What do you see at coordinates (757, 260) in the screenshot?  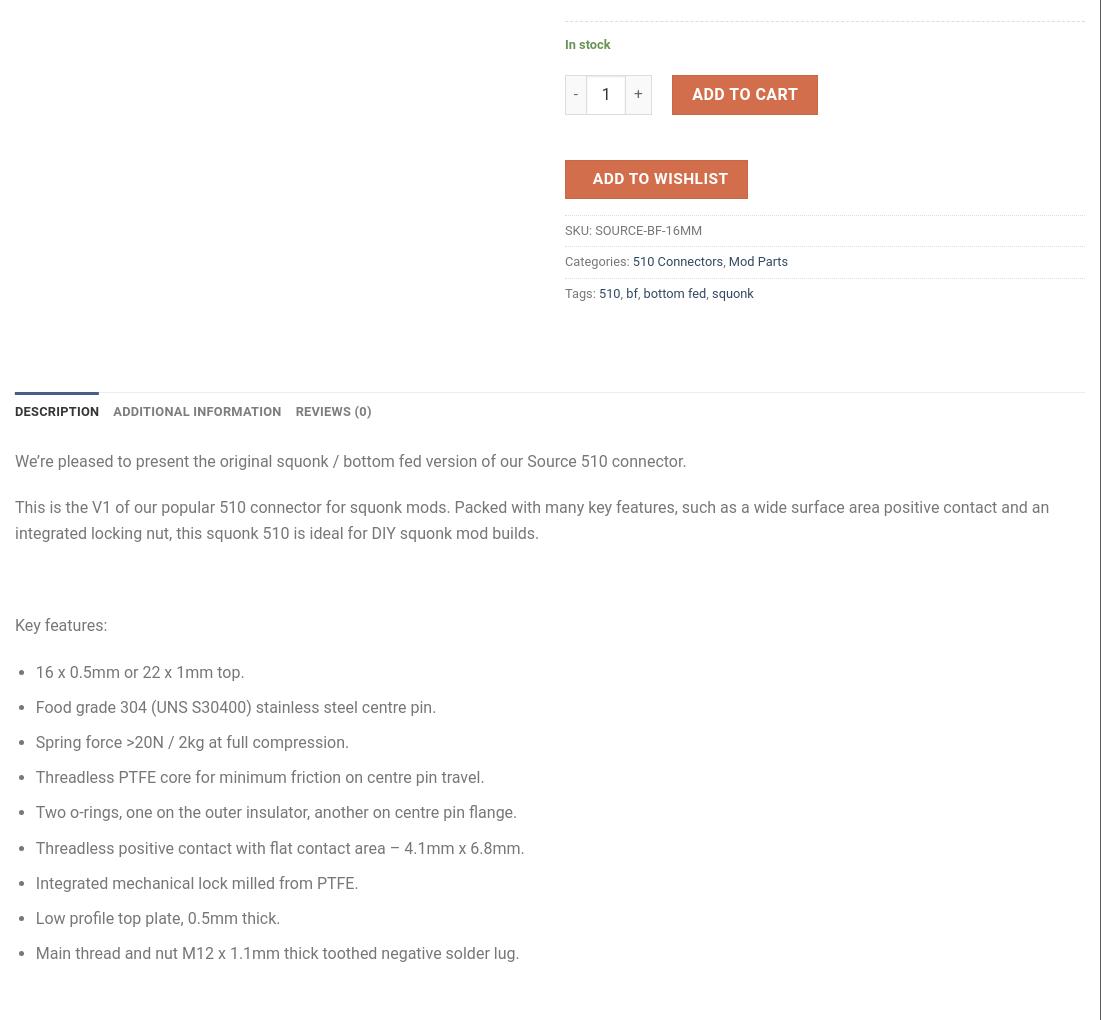 I see `'Mod Parts'` at bounding box center [757, 260].